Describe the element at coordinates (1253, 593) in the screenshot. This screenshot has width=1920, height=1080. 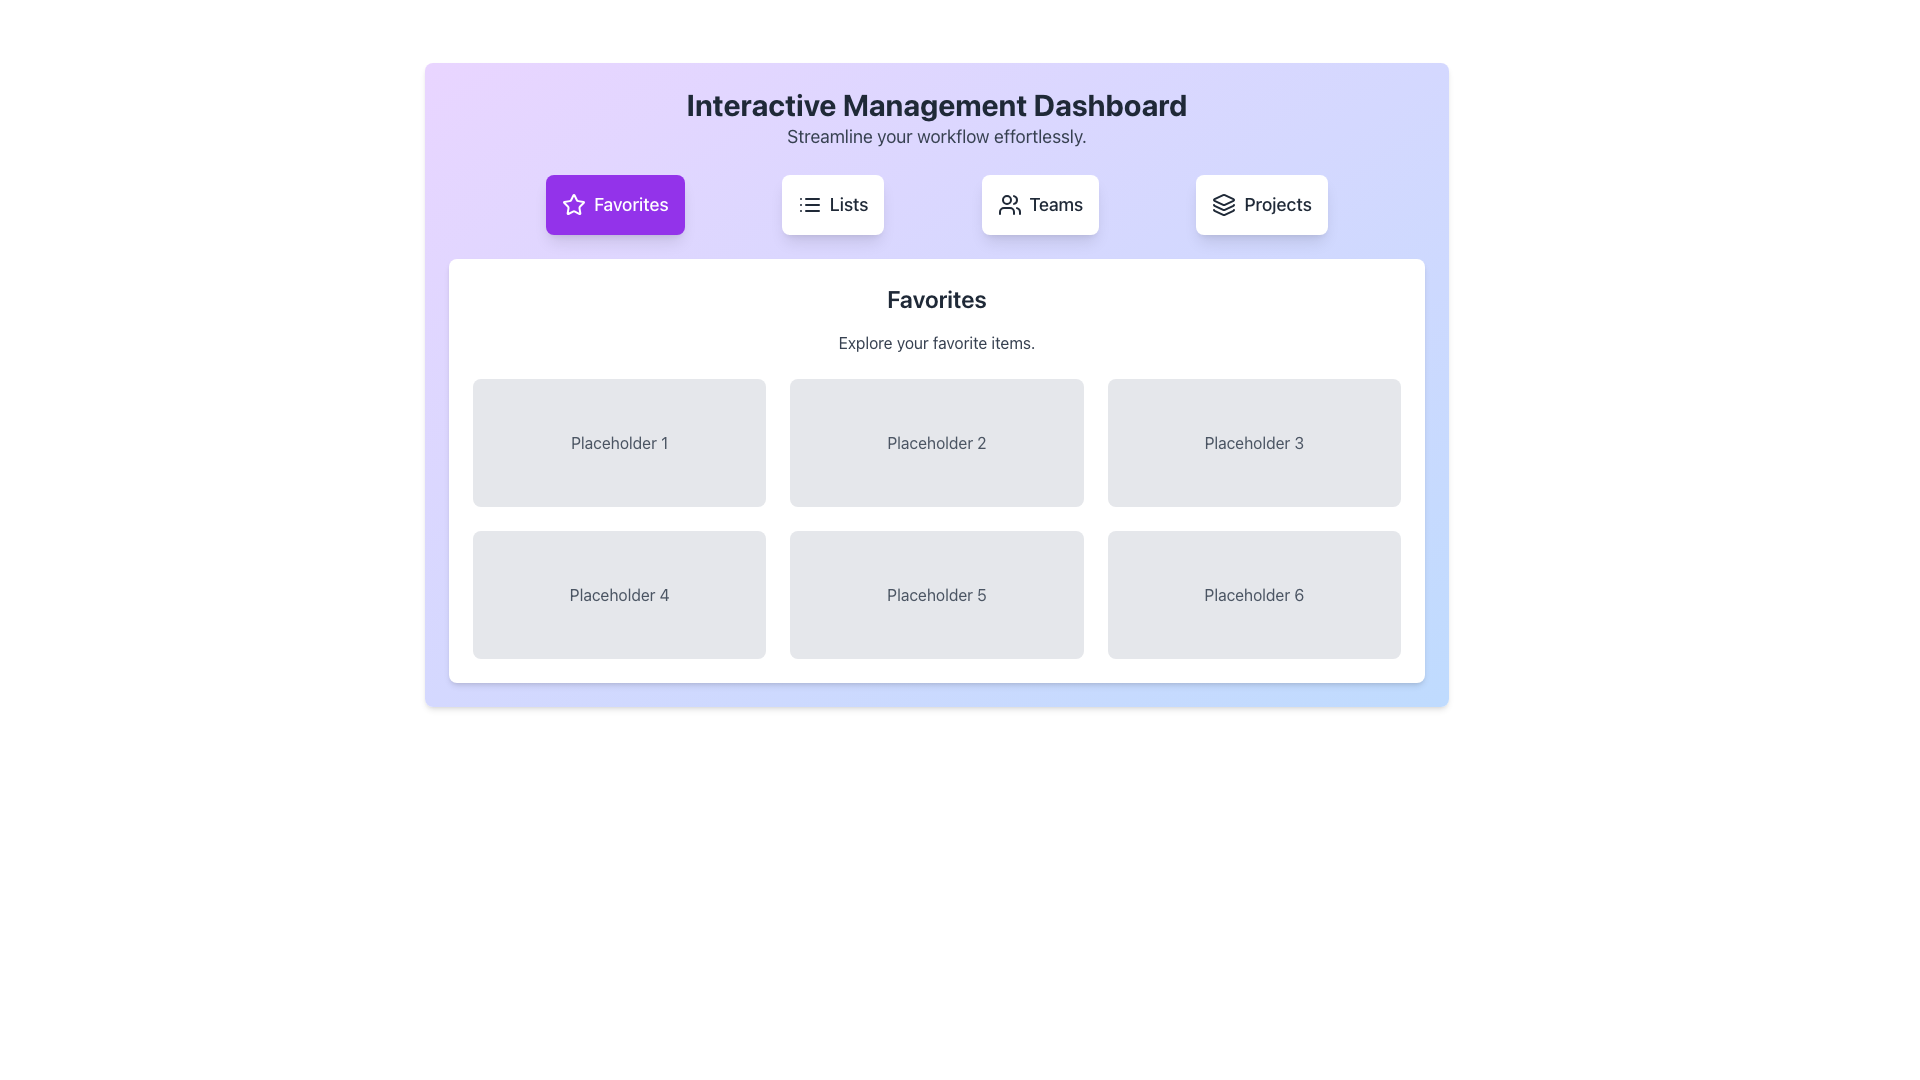
I see `the static element with the text 'Placeholder 6', which is a rectangular area with rounded corners and a light gray background, located in the bottom-right corner of the grid layout` at that location.